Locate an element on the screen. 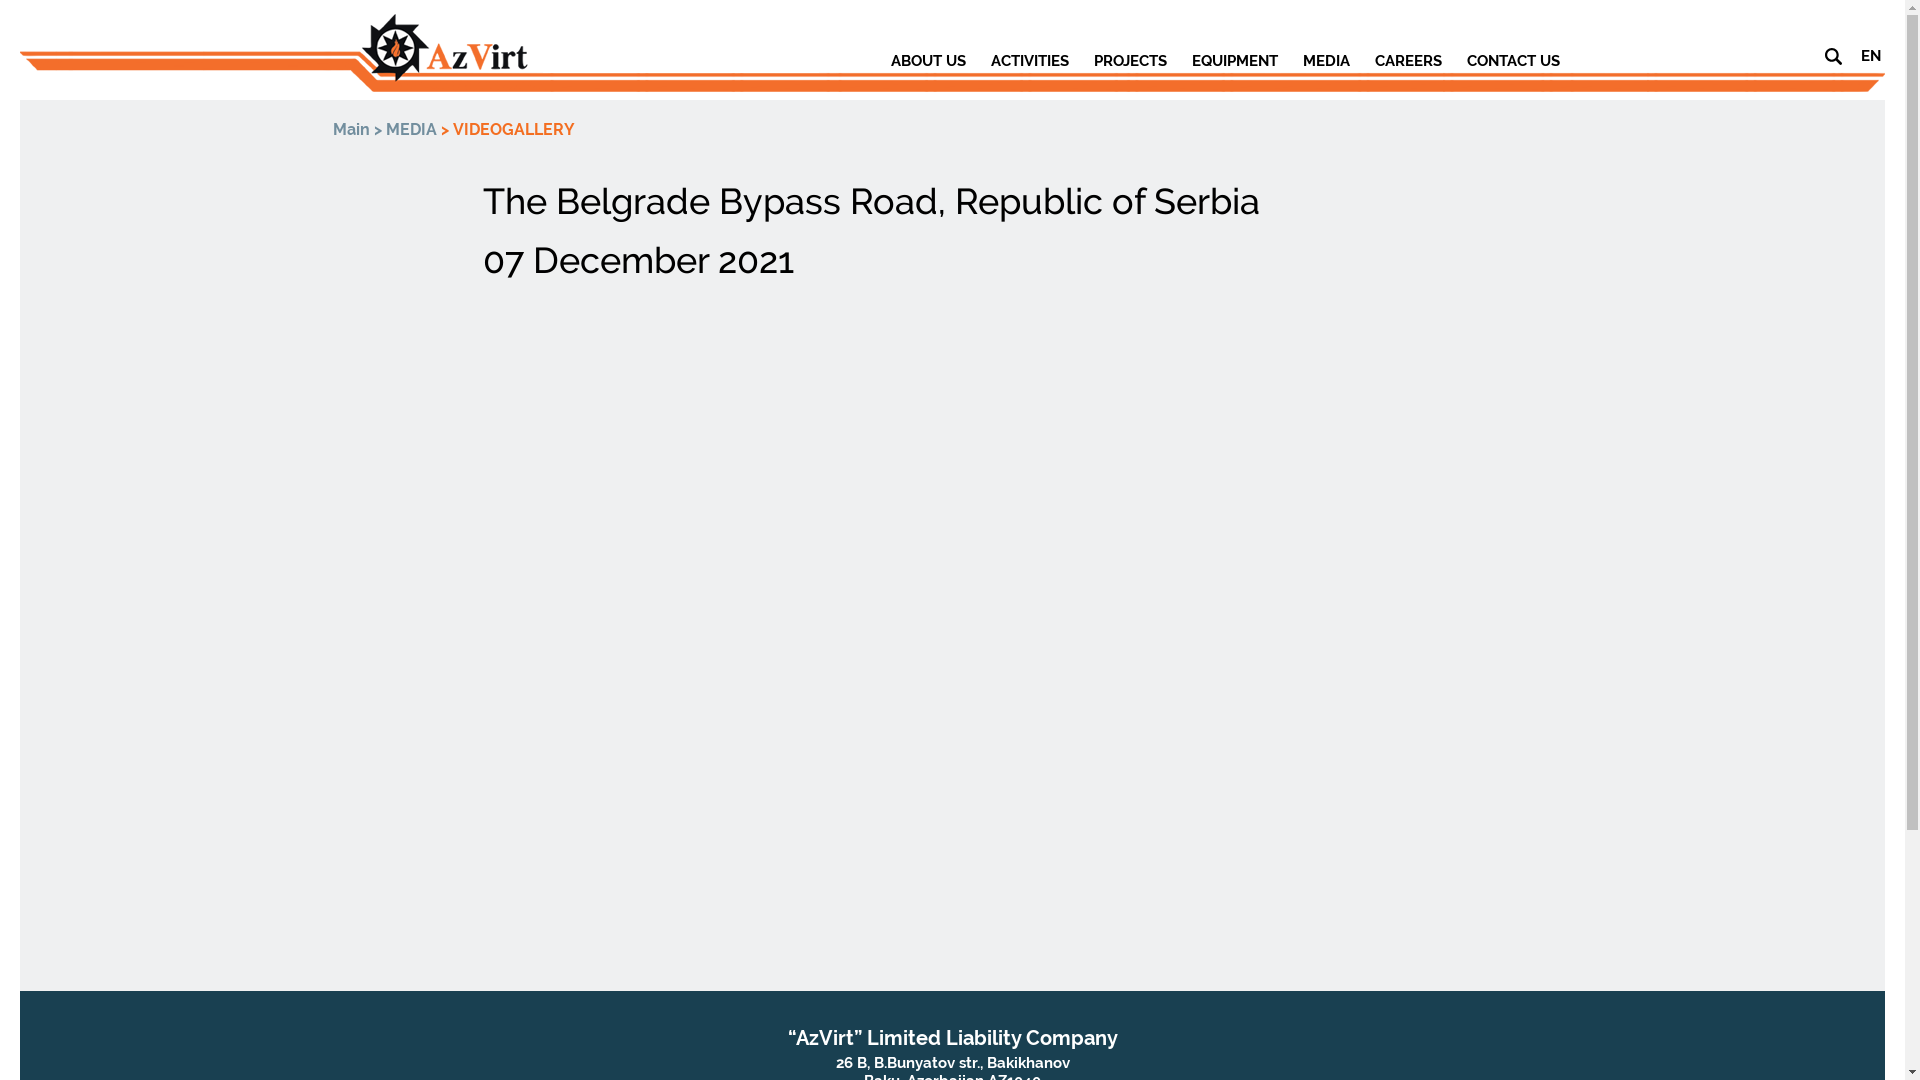 The height and width of the screenshot is (1080, 1920). 'EQUIPMENT' is located at coordinates (1233, 60).